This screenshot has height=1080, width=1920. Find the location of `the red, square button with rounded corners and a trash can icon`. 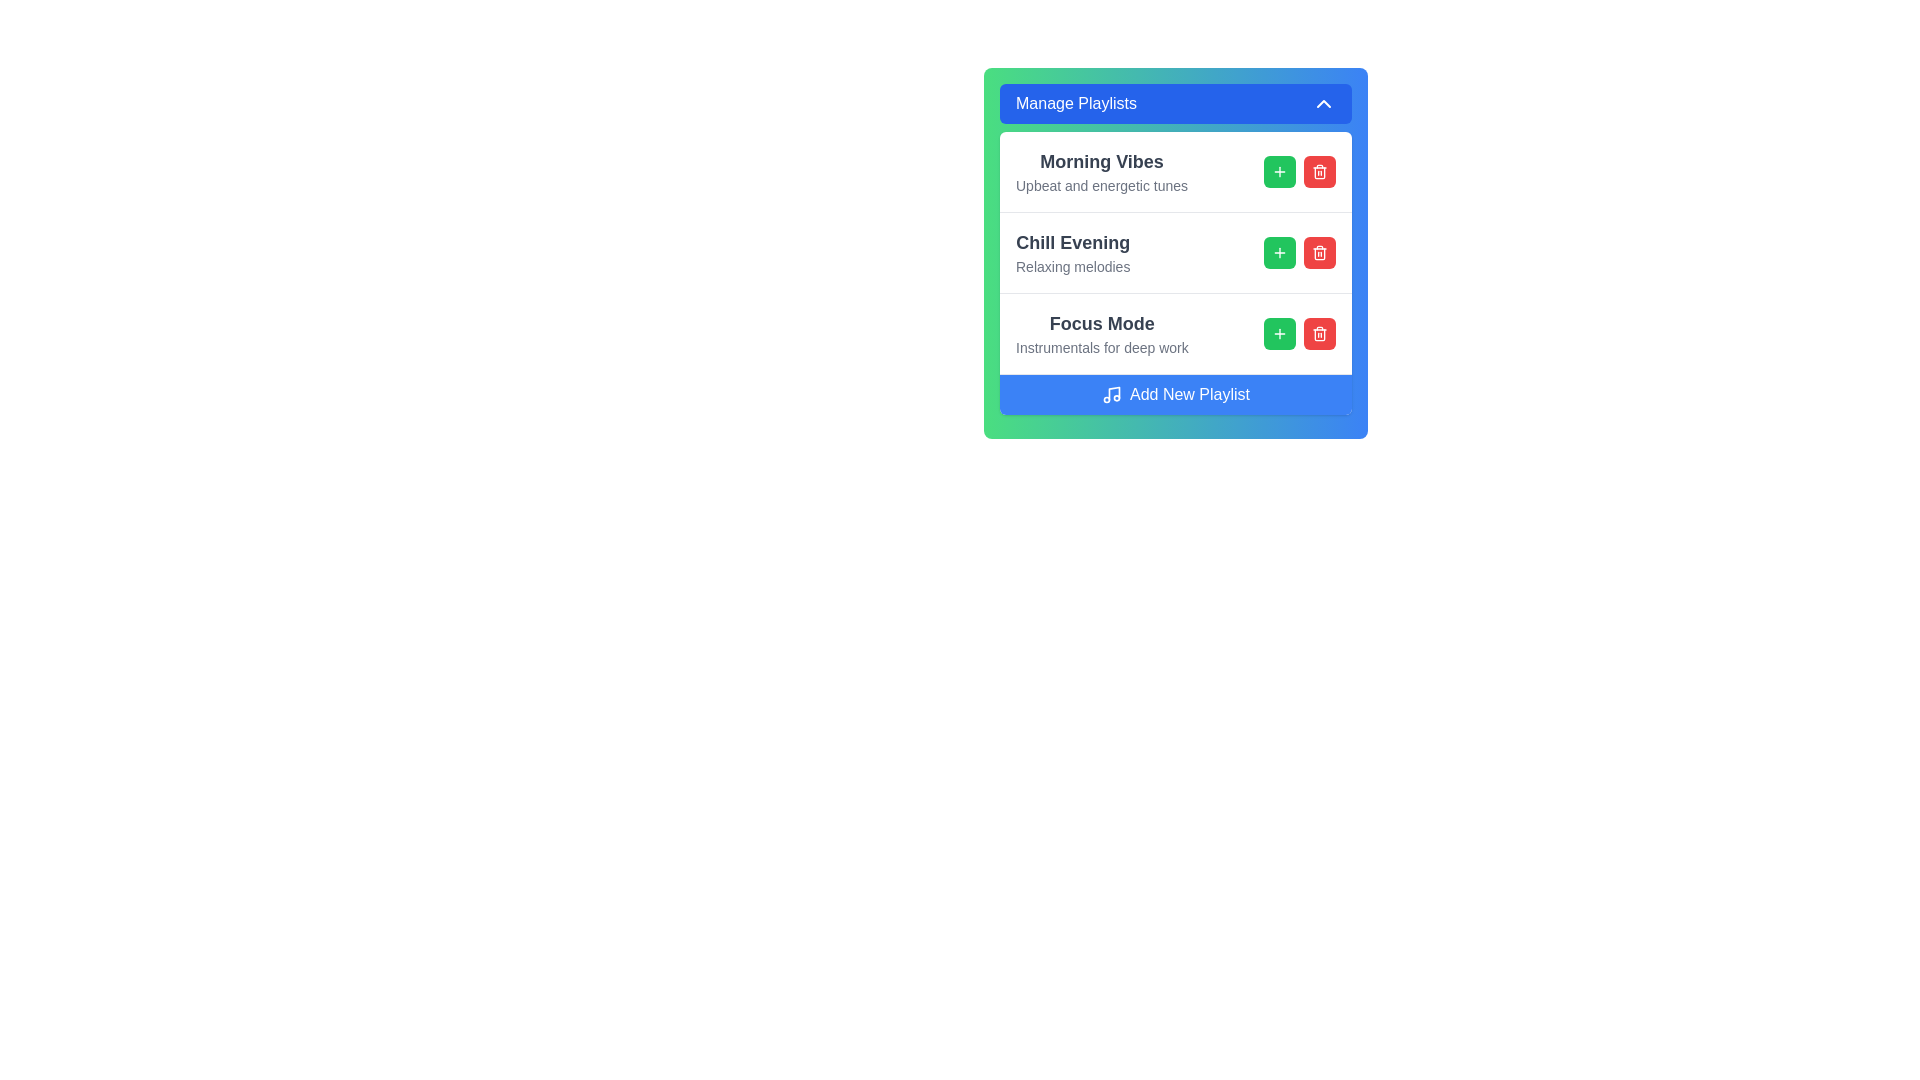

the red, square button with rounded corners and a trash can icon is located at coordinates (1320, 333).